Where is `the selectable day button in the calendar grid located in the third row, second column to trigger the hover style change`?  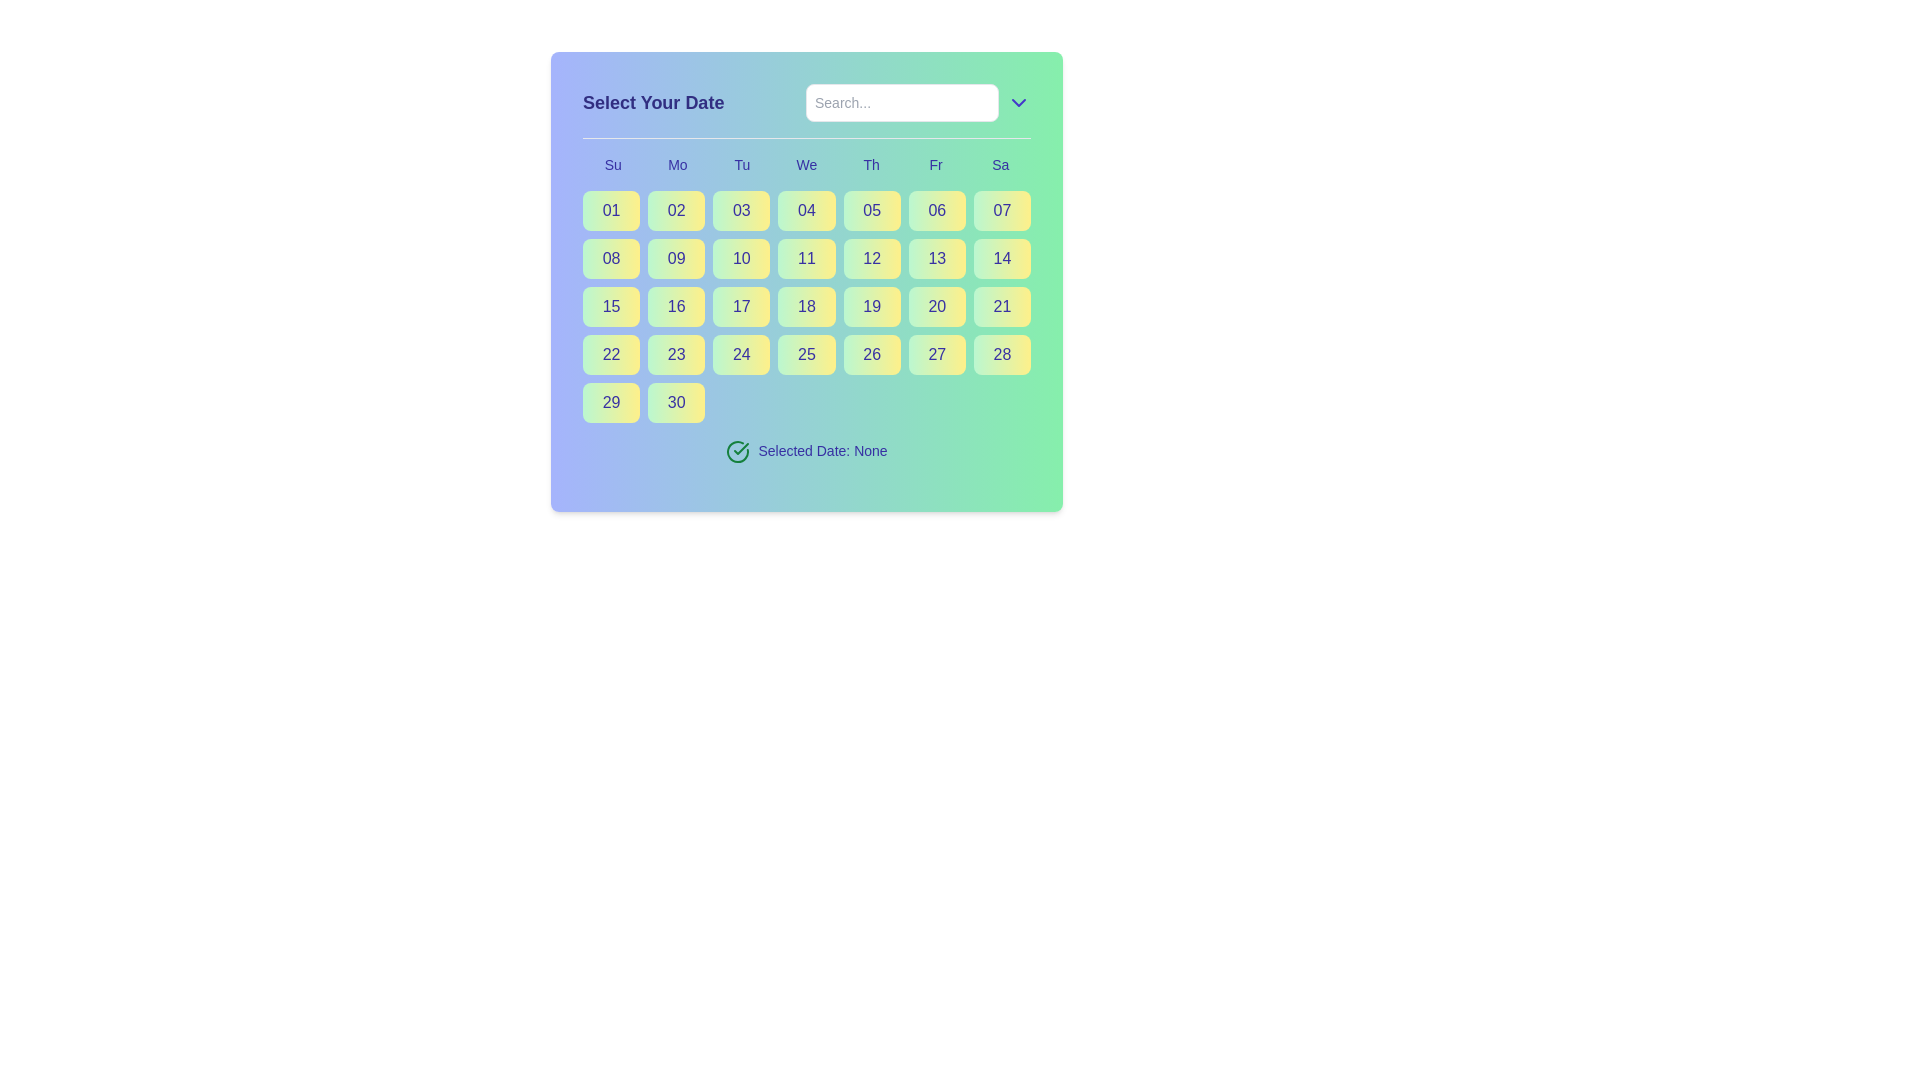 the selectable day button in the calendar grid located in the third row, second column to trigger the hover style change is located at coordinates (676, 307).